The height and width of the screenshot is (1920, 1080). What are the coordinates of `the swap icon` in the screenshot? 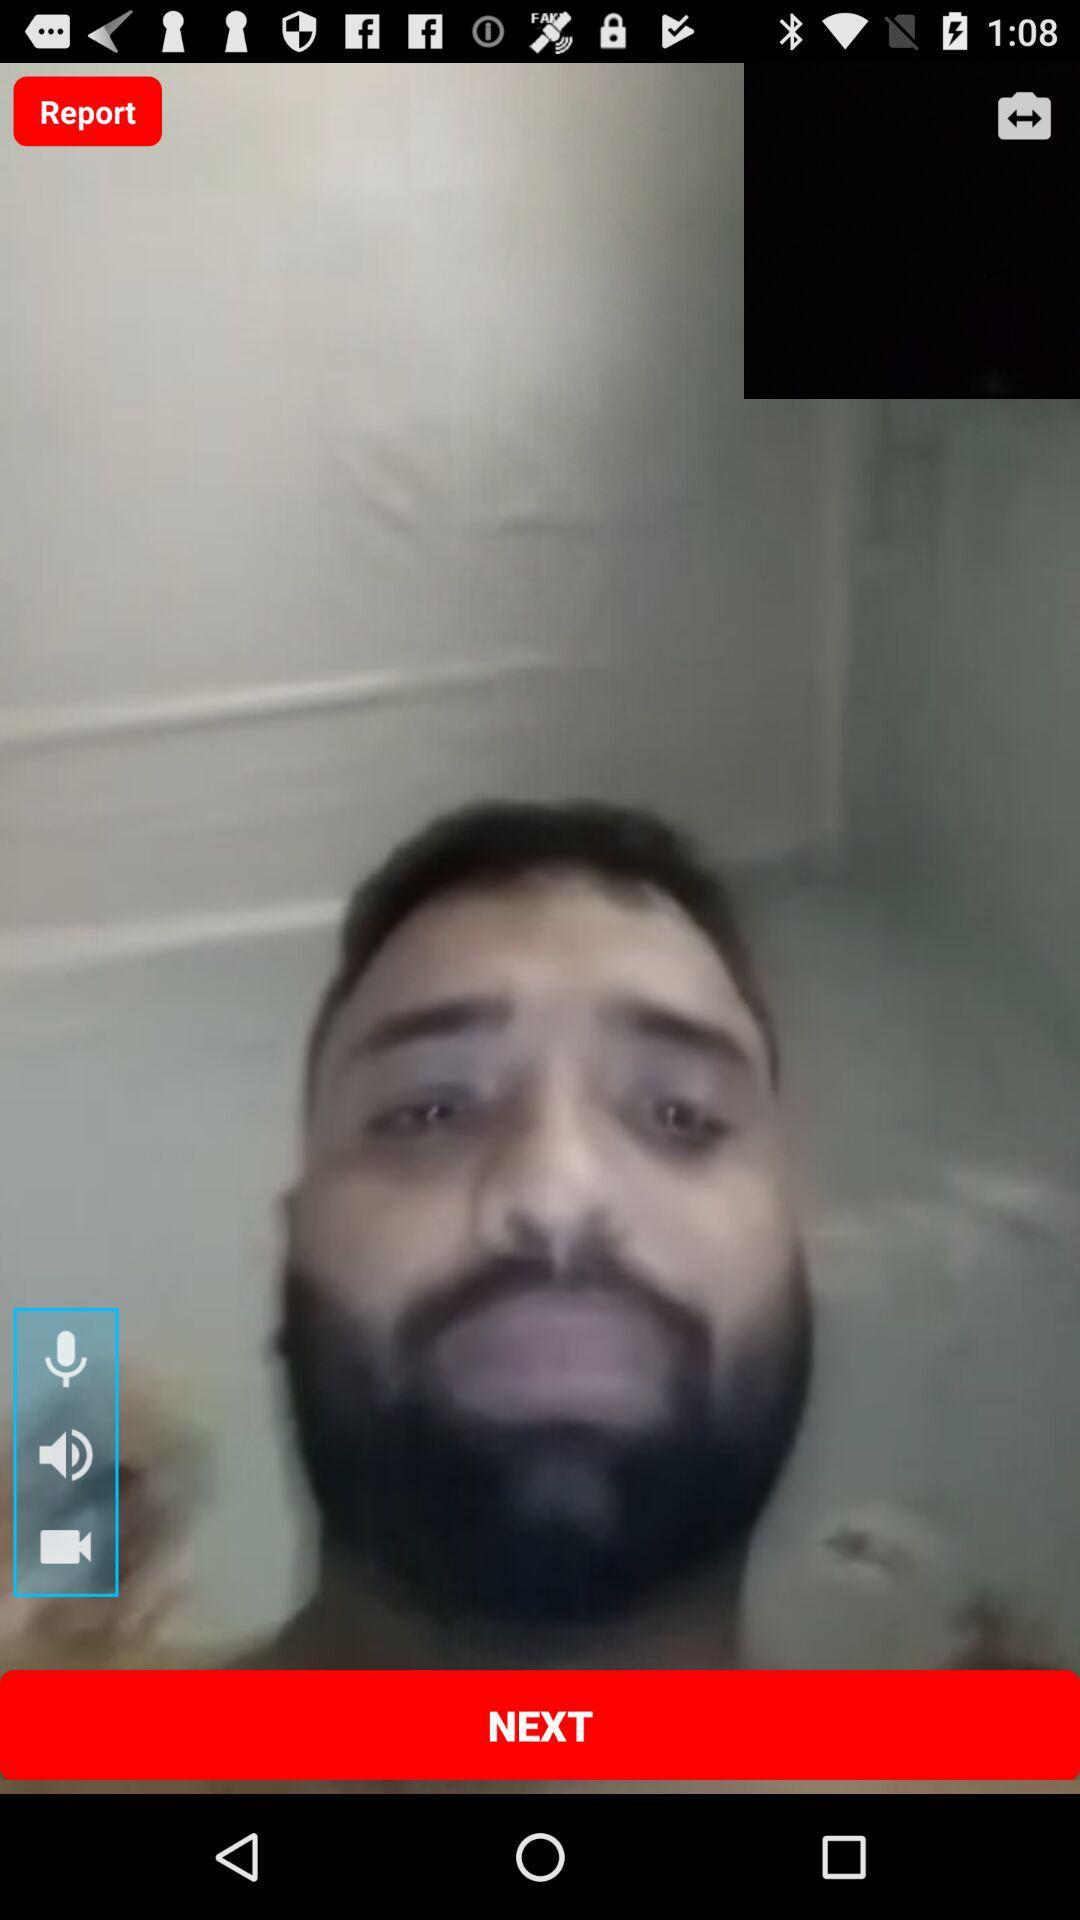 It's located at (1024, 125).